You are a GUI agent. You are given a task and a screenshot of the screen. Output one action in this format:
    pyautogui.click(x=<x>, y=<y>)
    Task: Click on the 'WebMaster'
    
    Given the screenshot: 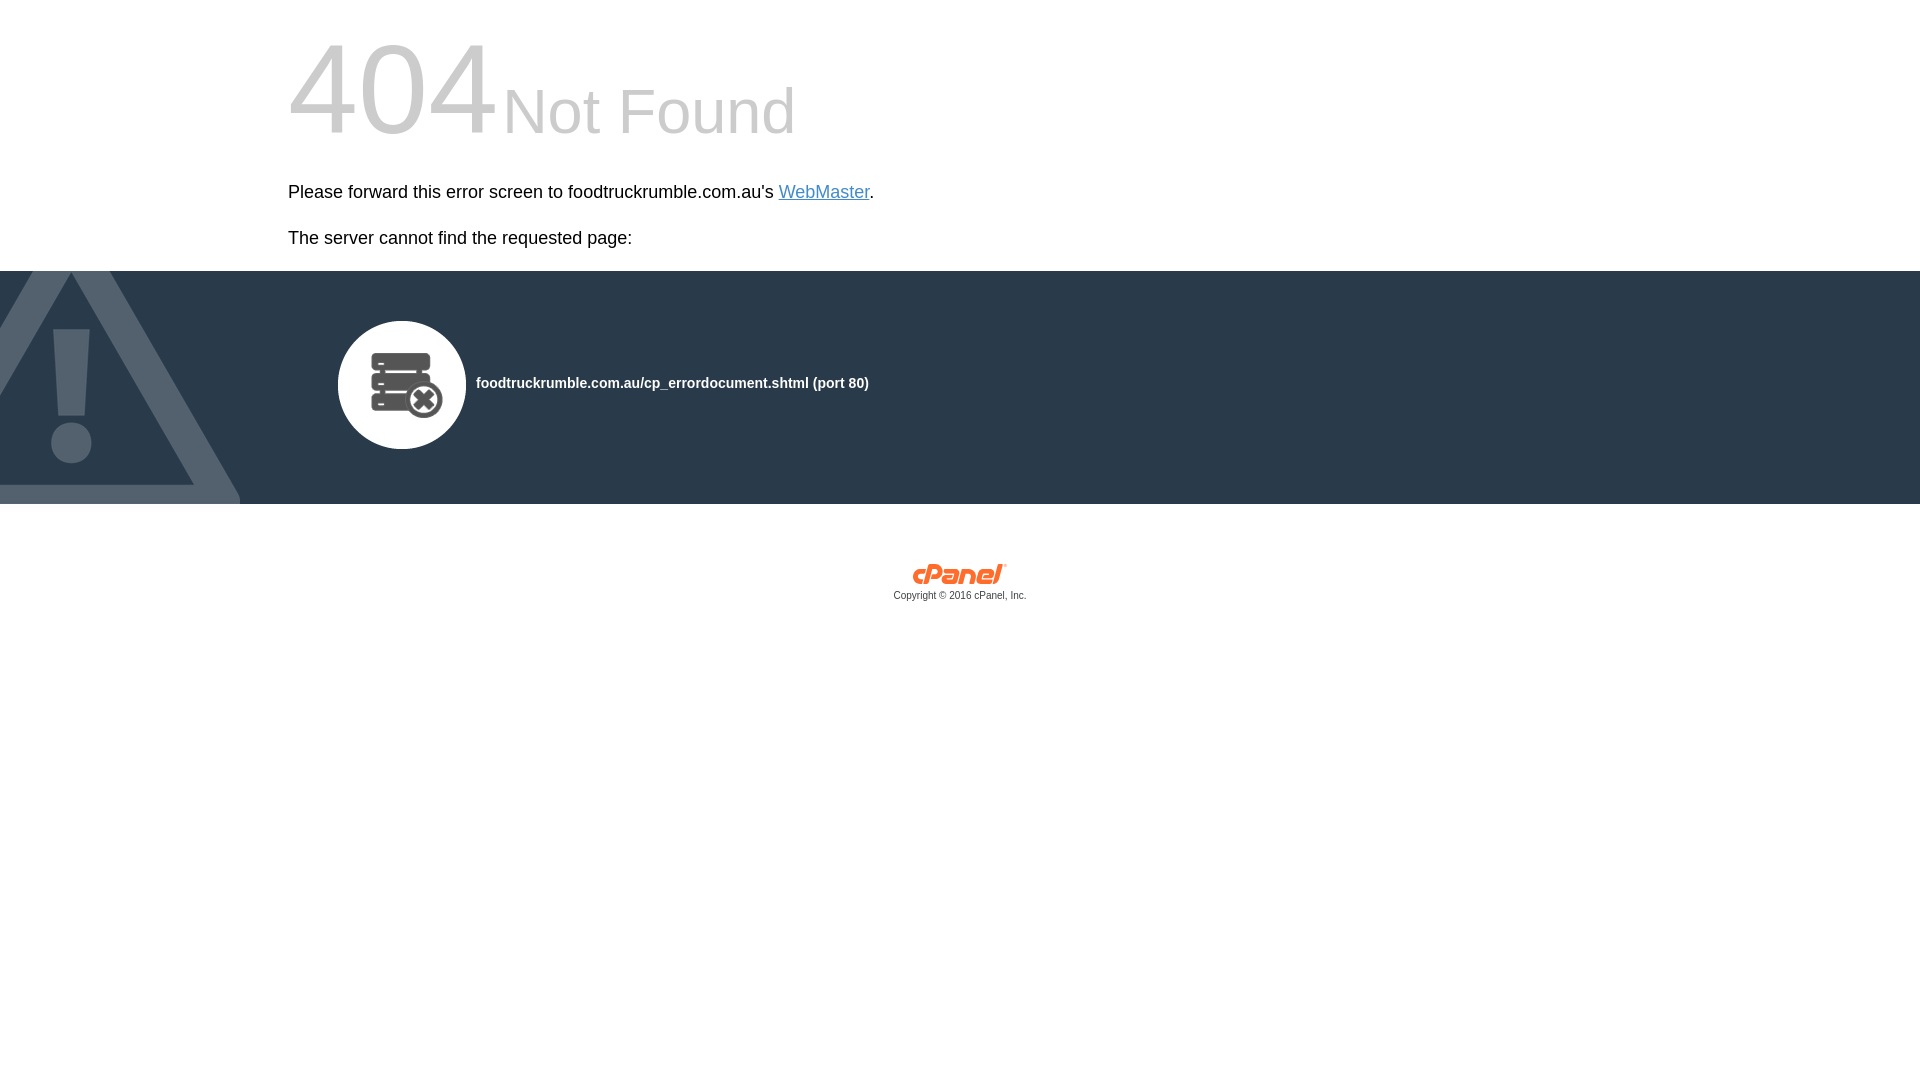 What is the action you would take?
    pyautogui.click(x=777, y=192)
    